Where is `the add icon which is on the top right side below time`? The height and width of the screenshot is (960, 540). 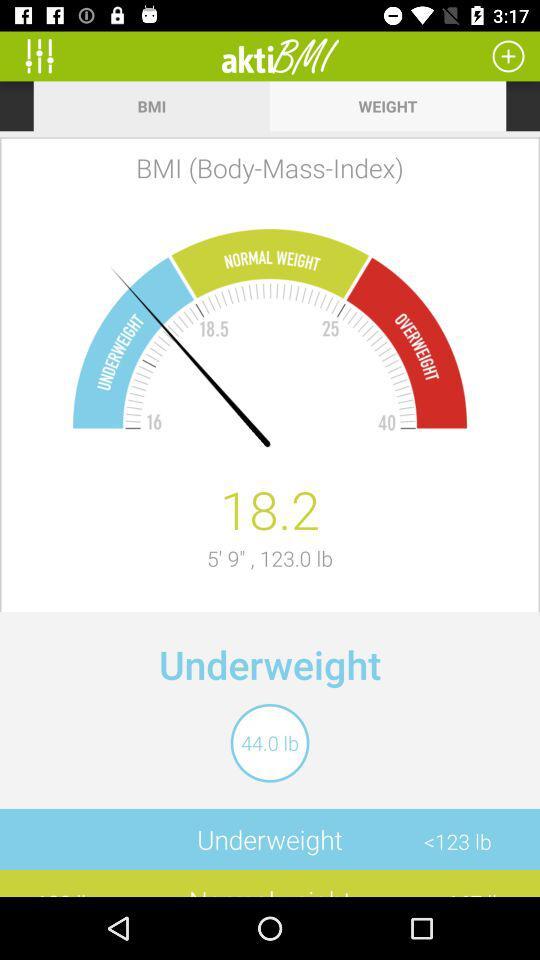
the add icon which is on the top right side below time is located at coordinates (508, 55).